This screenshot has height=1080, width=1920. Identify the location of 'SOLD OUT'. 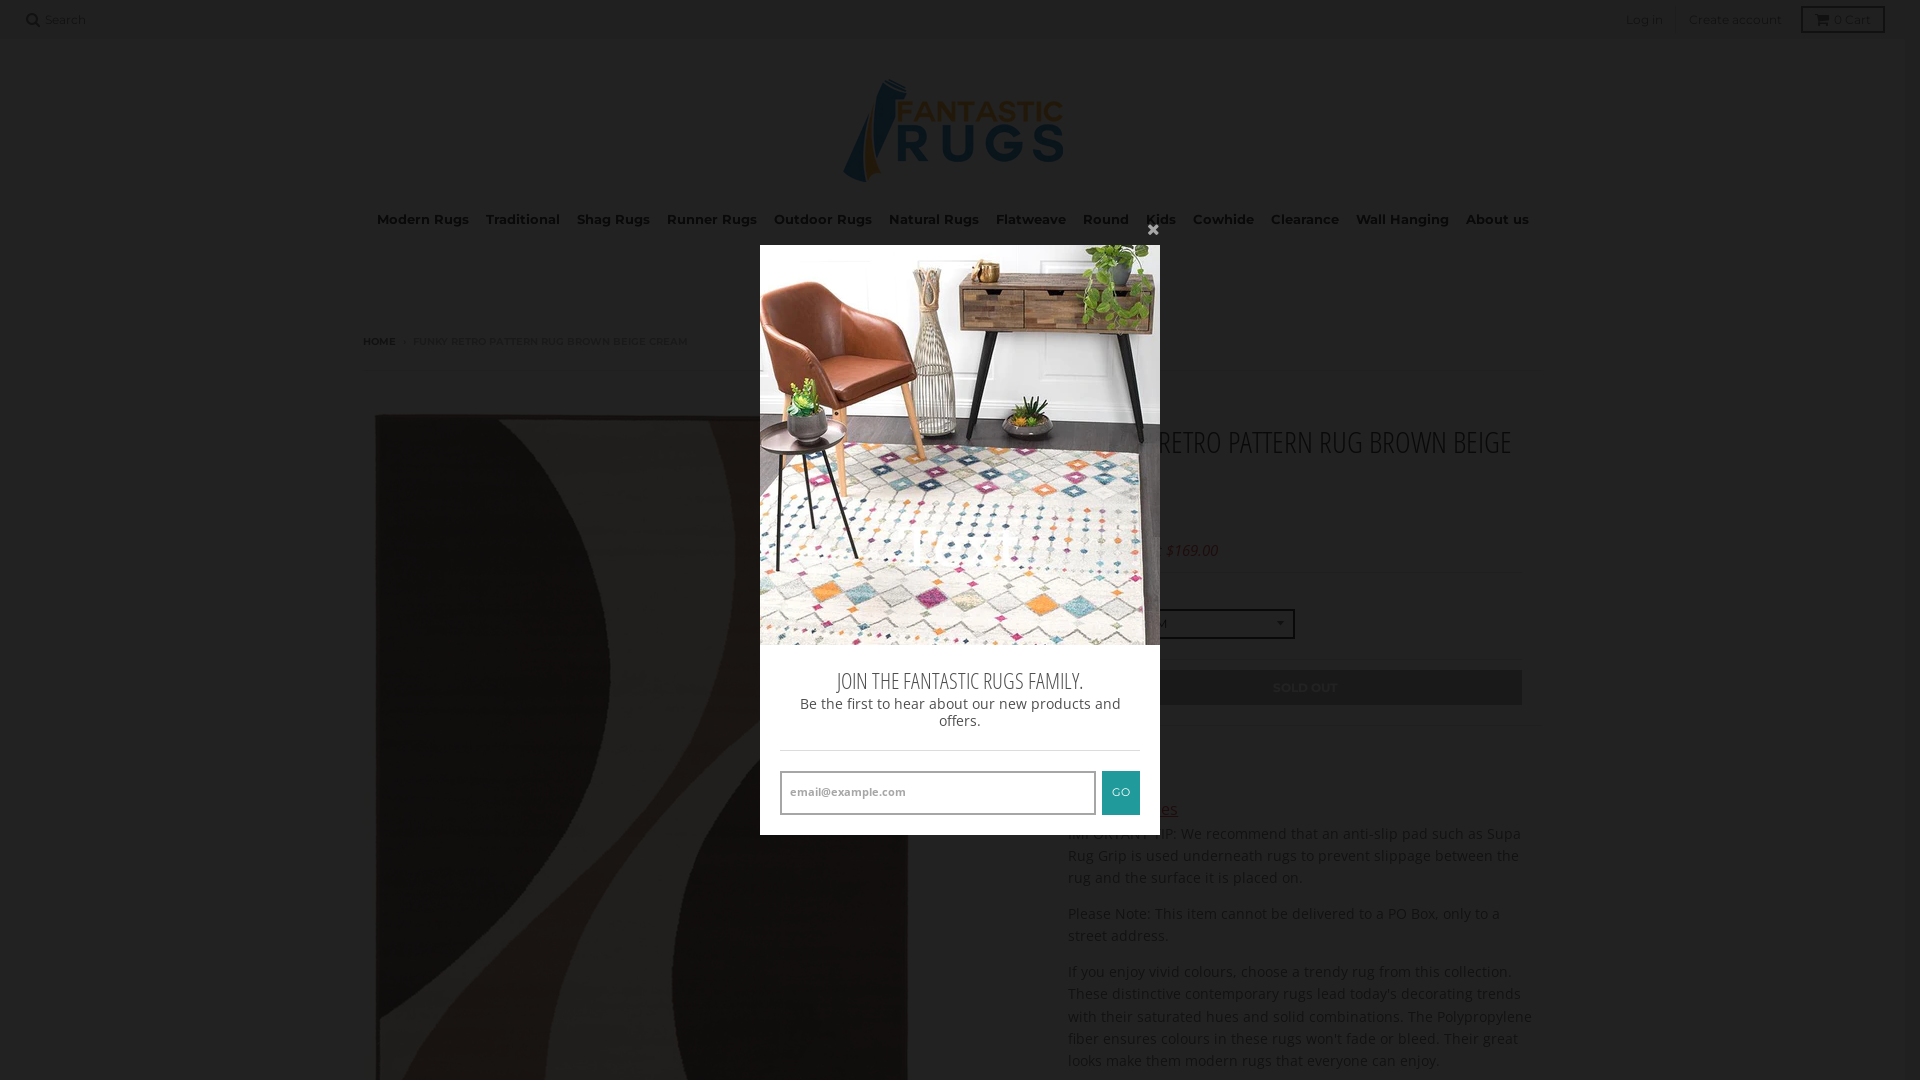
(1305, 686).